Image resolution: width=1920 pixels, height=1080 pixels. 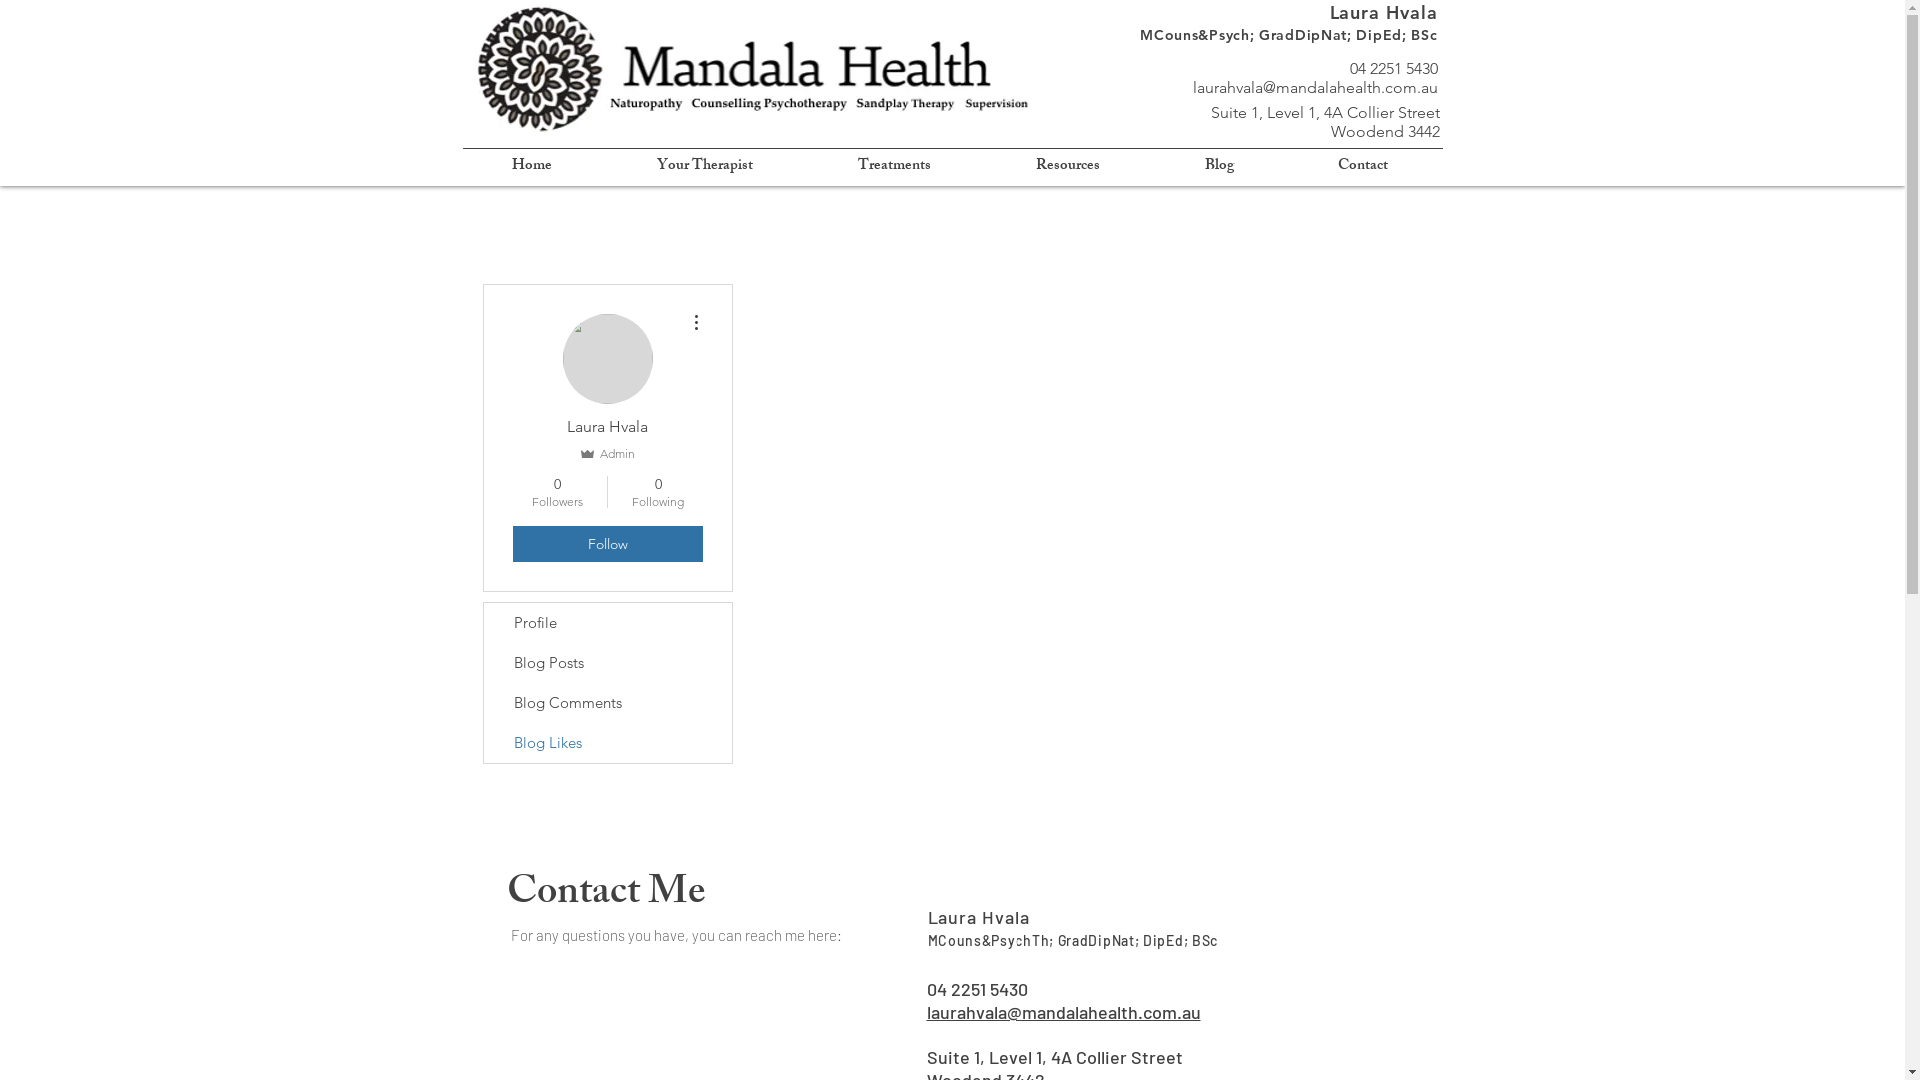 I want to click on '0, so click(x=556, y=492).